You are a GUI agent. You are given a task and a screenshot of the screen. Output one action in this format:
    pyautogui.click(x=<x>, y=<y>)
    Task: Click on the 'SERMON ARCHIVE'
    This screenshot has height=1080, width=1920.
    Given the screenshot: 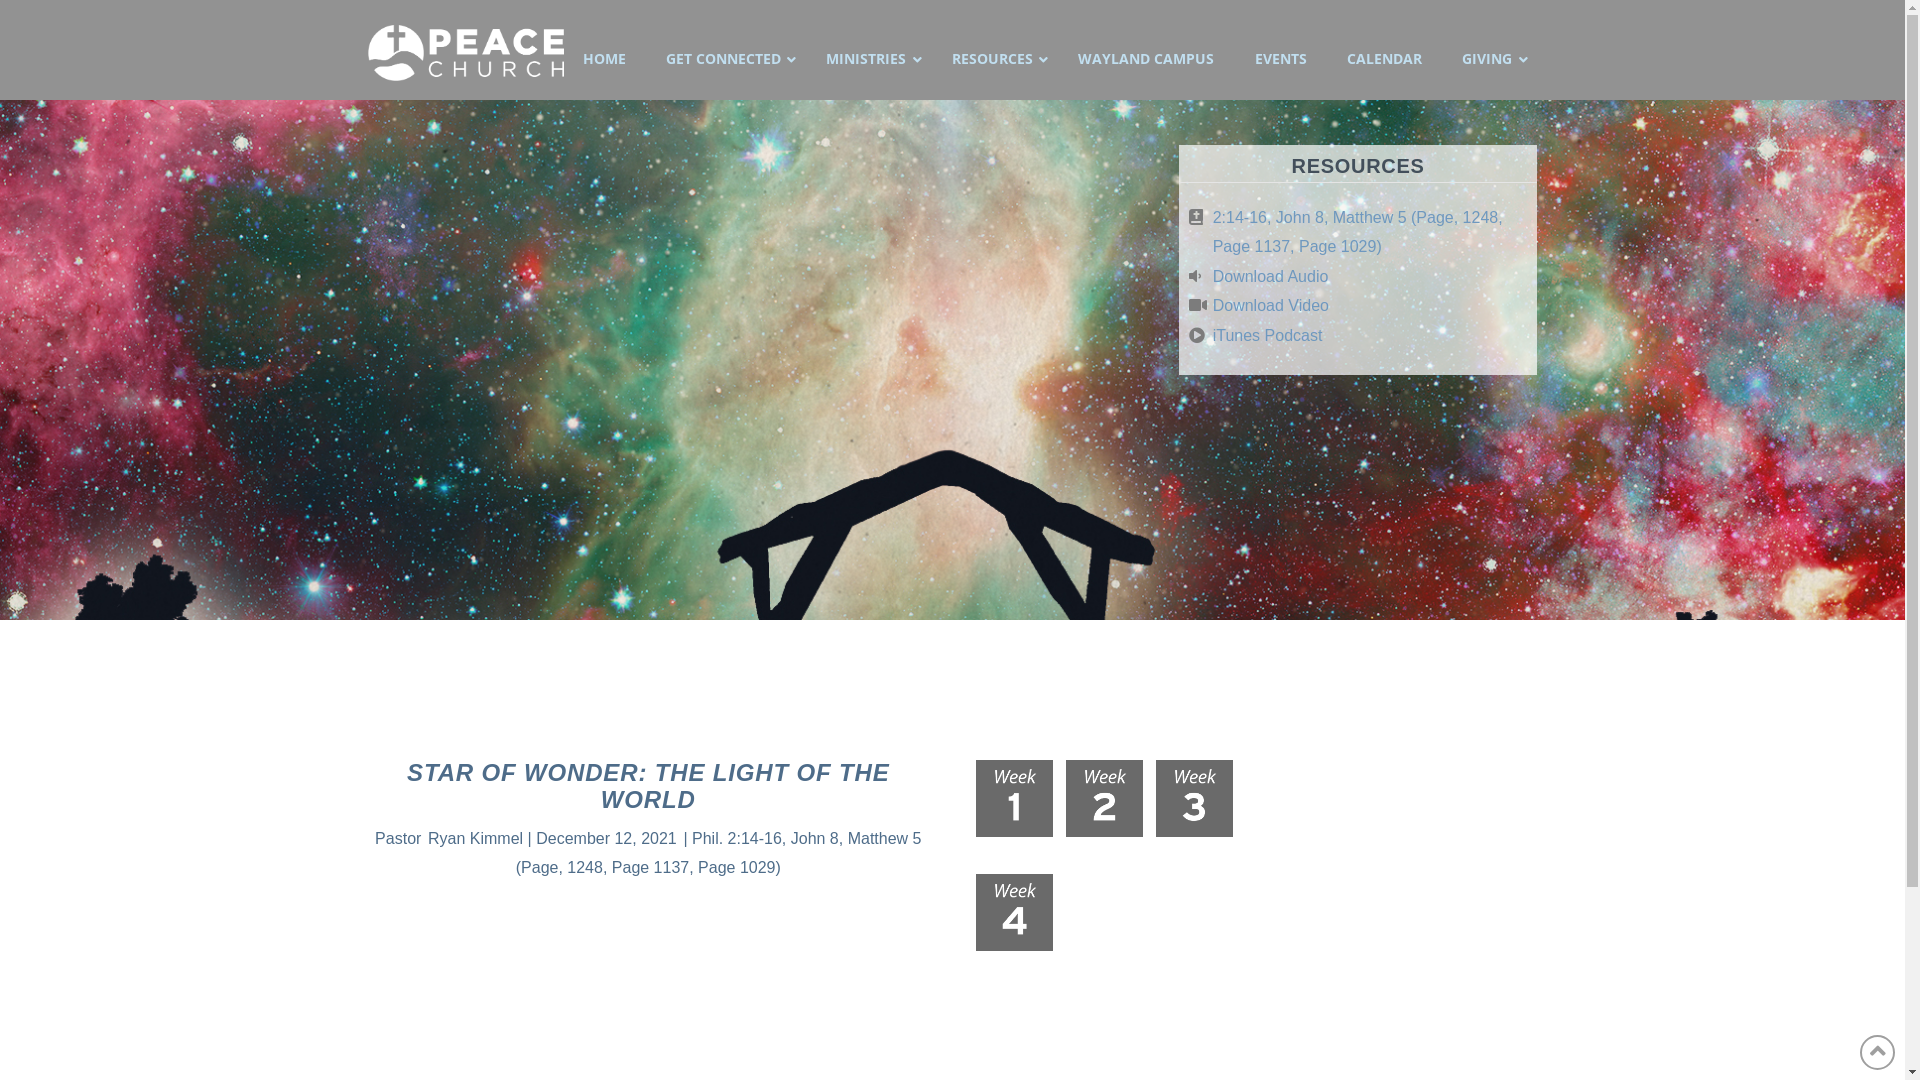 What is the action you would take?
    pyautogui.click(x=950, y=1047)
    